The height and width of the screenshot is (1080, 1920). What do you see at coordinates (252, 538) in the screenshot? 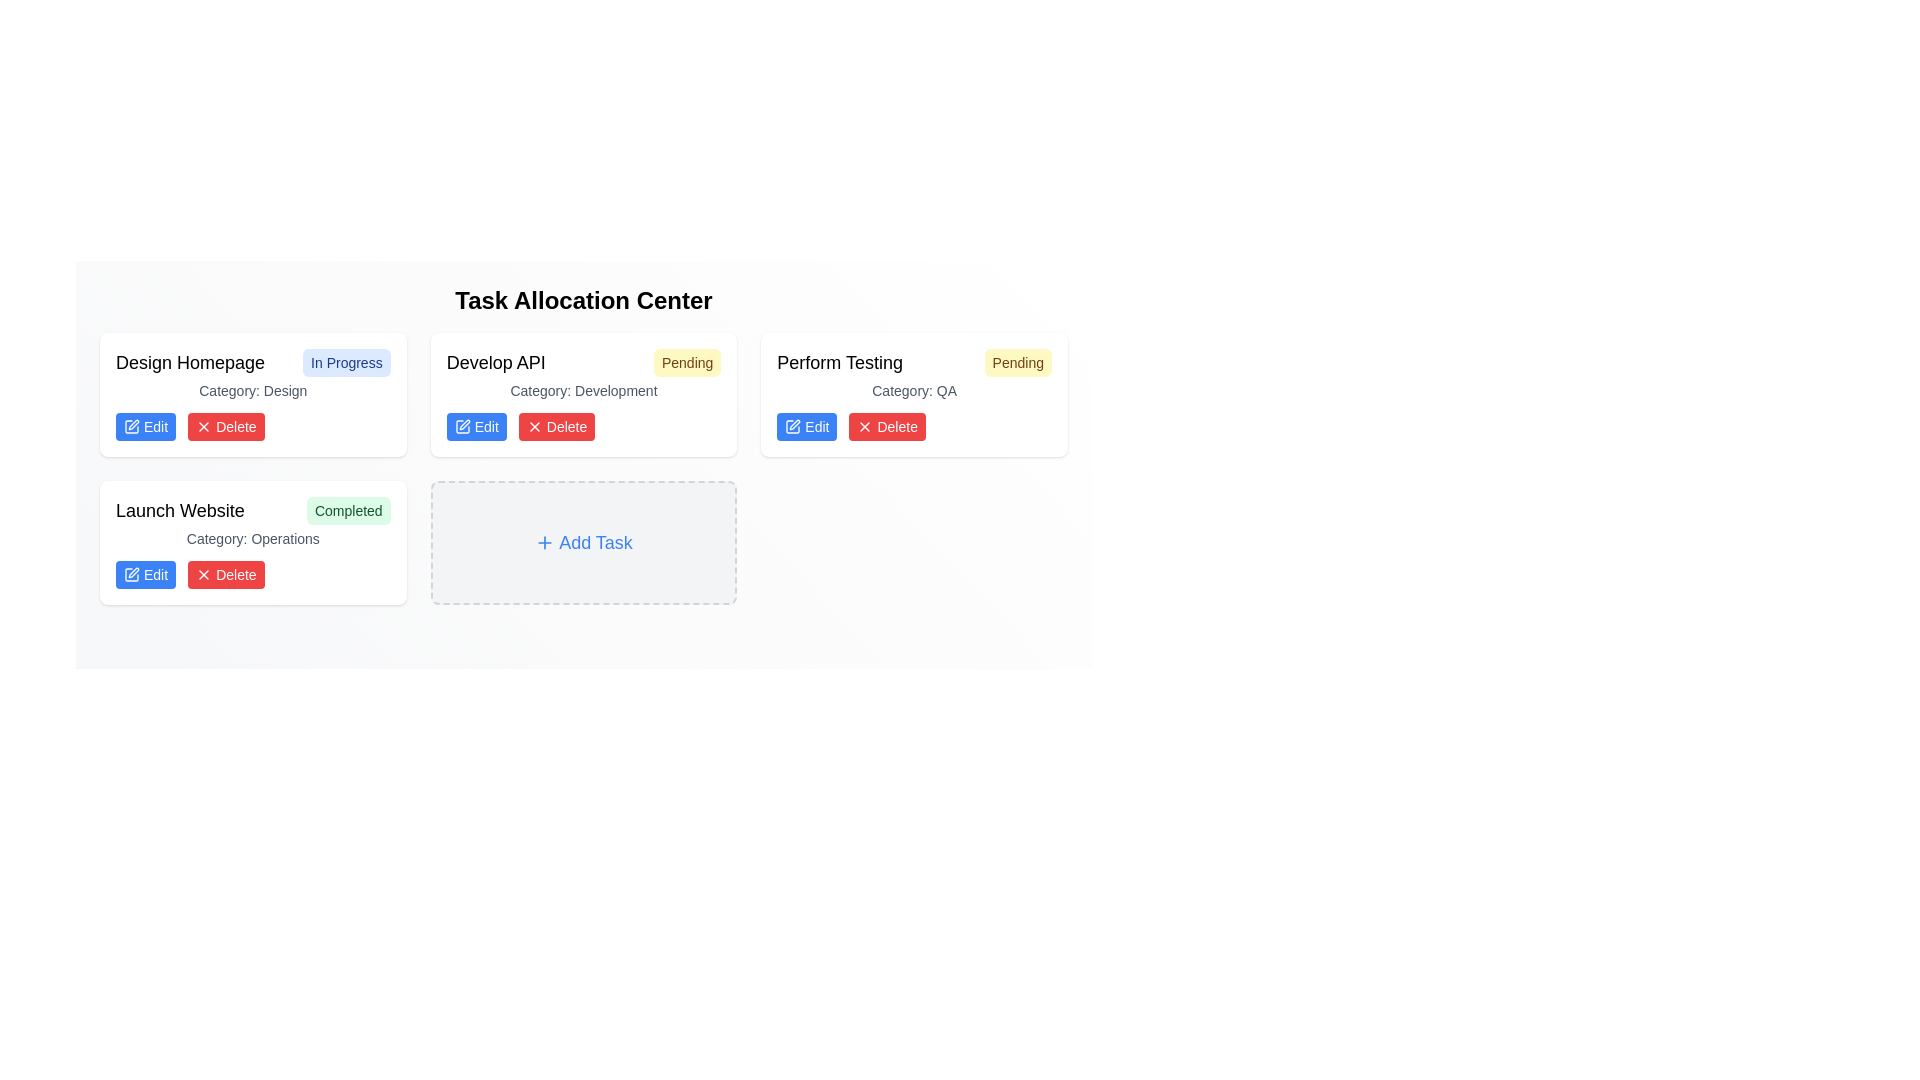
I see `the text label displaying 'Category: Operations', which is located beneath the header 'Launch Website' within the task box` at bounding box center [252, 538].